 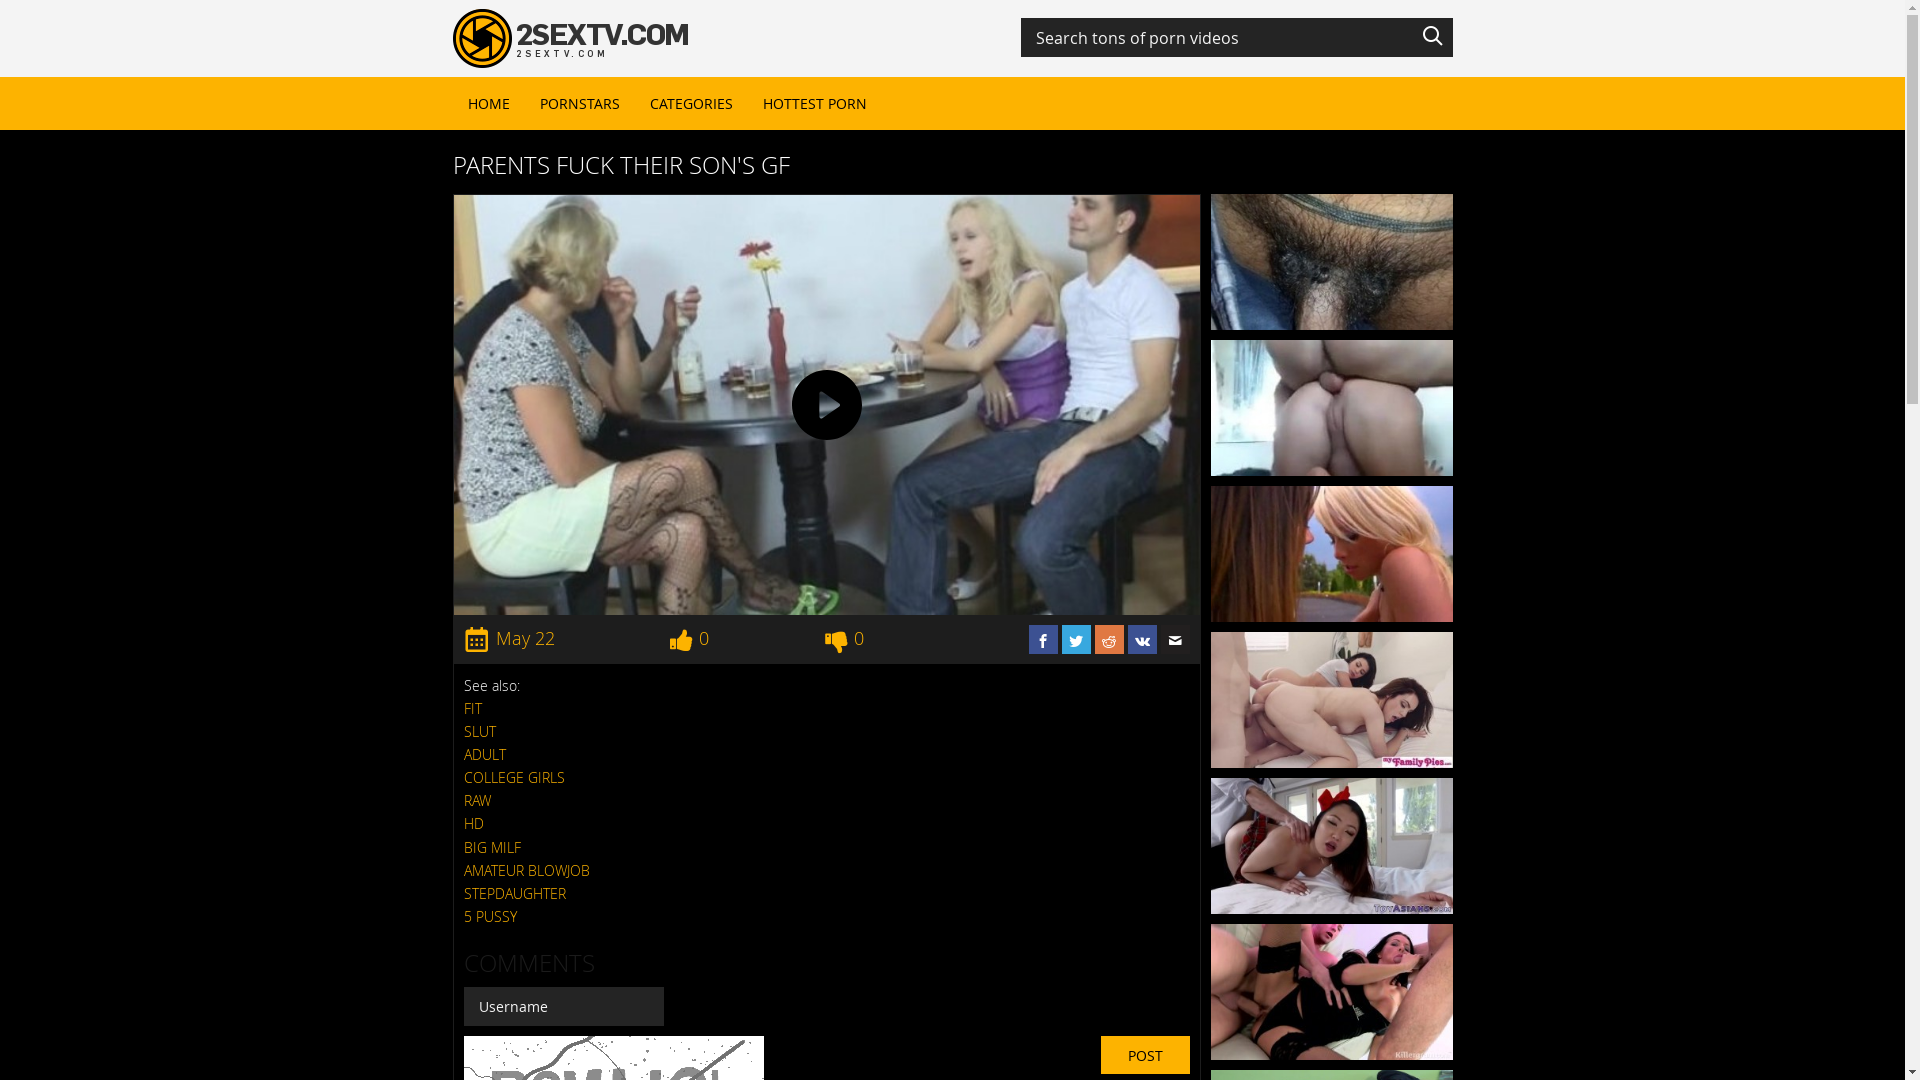 I want to click on 'PORNSTARS', so click(x=578, y=103).